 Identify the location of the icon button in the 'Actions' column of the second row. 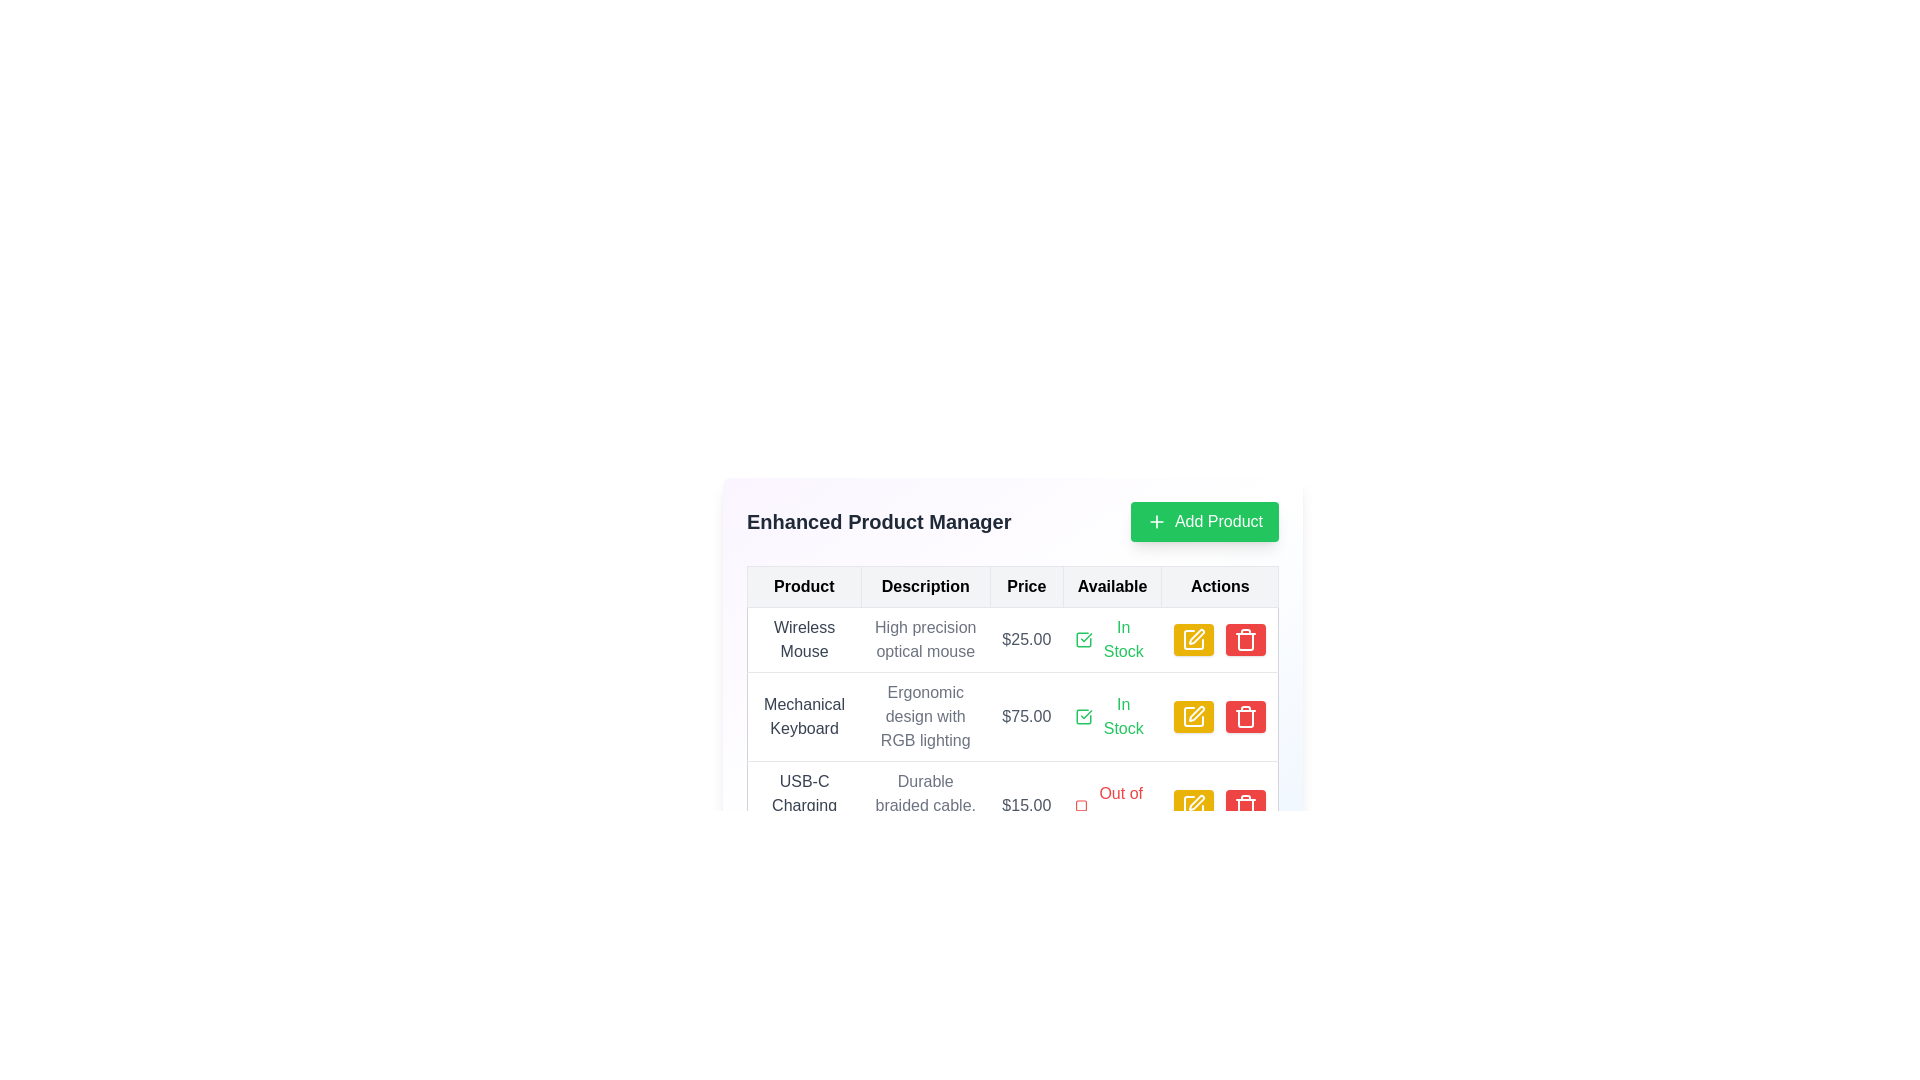
(1195, 712).